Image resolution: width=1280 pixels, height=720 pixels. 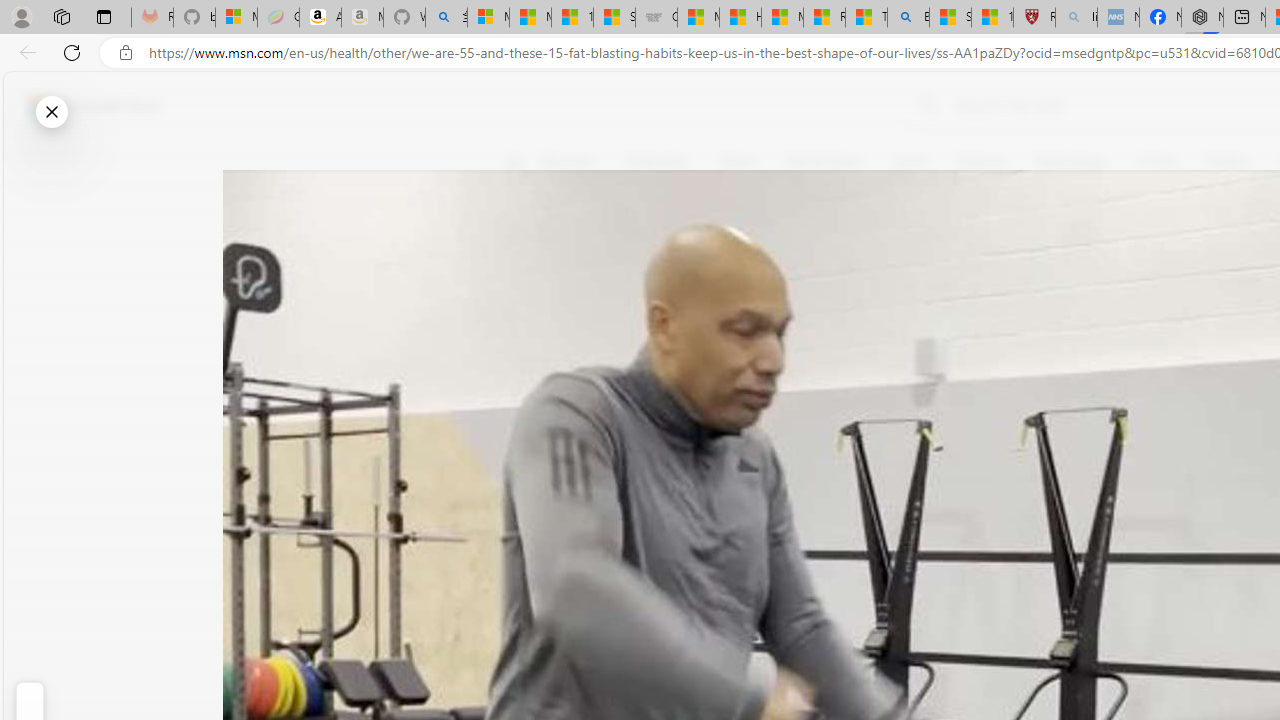 I want to click on 'Microsoft Start', so click(x=93, y=105).